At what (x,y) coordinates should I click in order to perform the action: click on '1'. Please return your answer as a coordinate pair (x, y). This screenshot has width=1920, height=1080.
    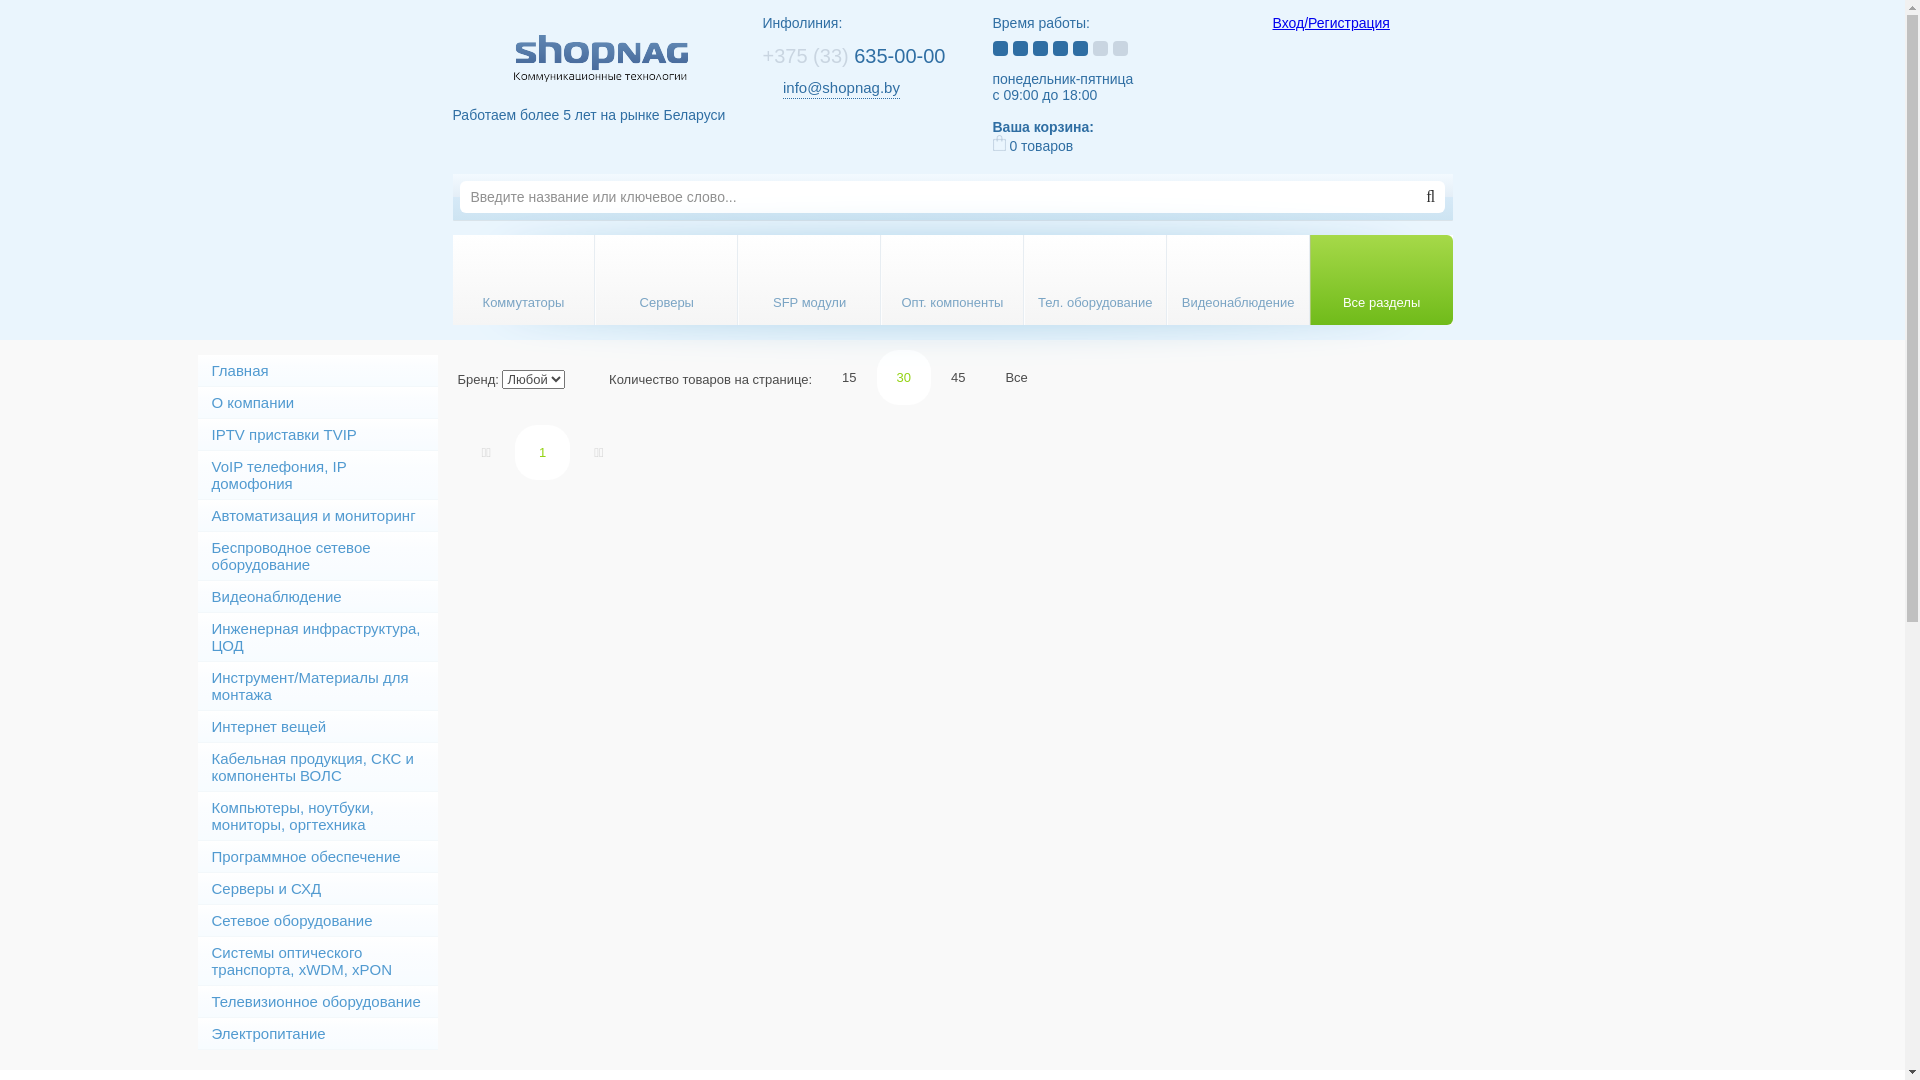
    Looking at the image, I should click on (514, 452).